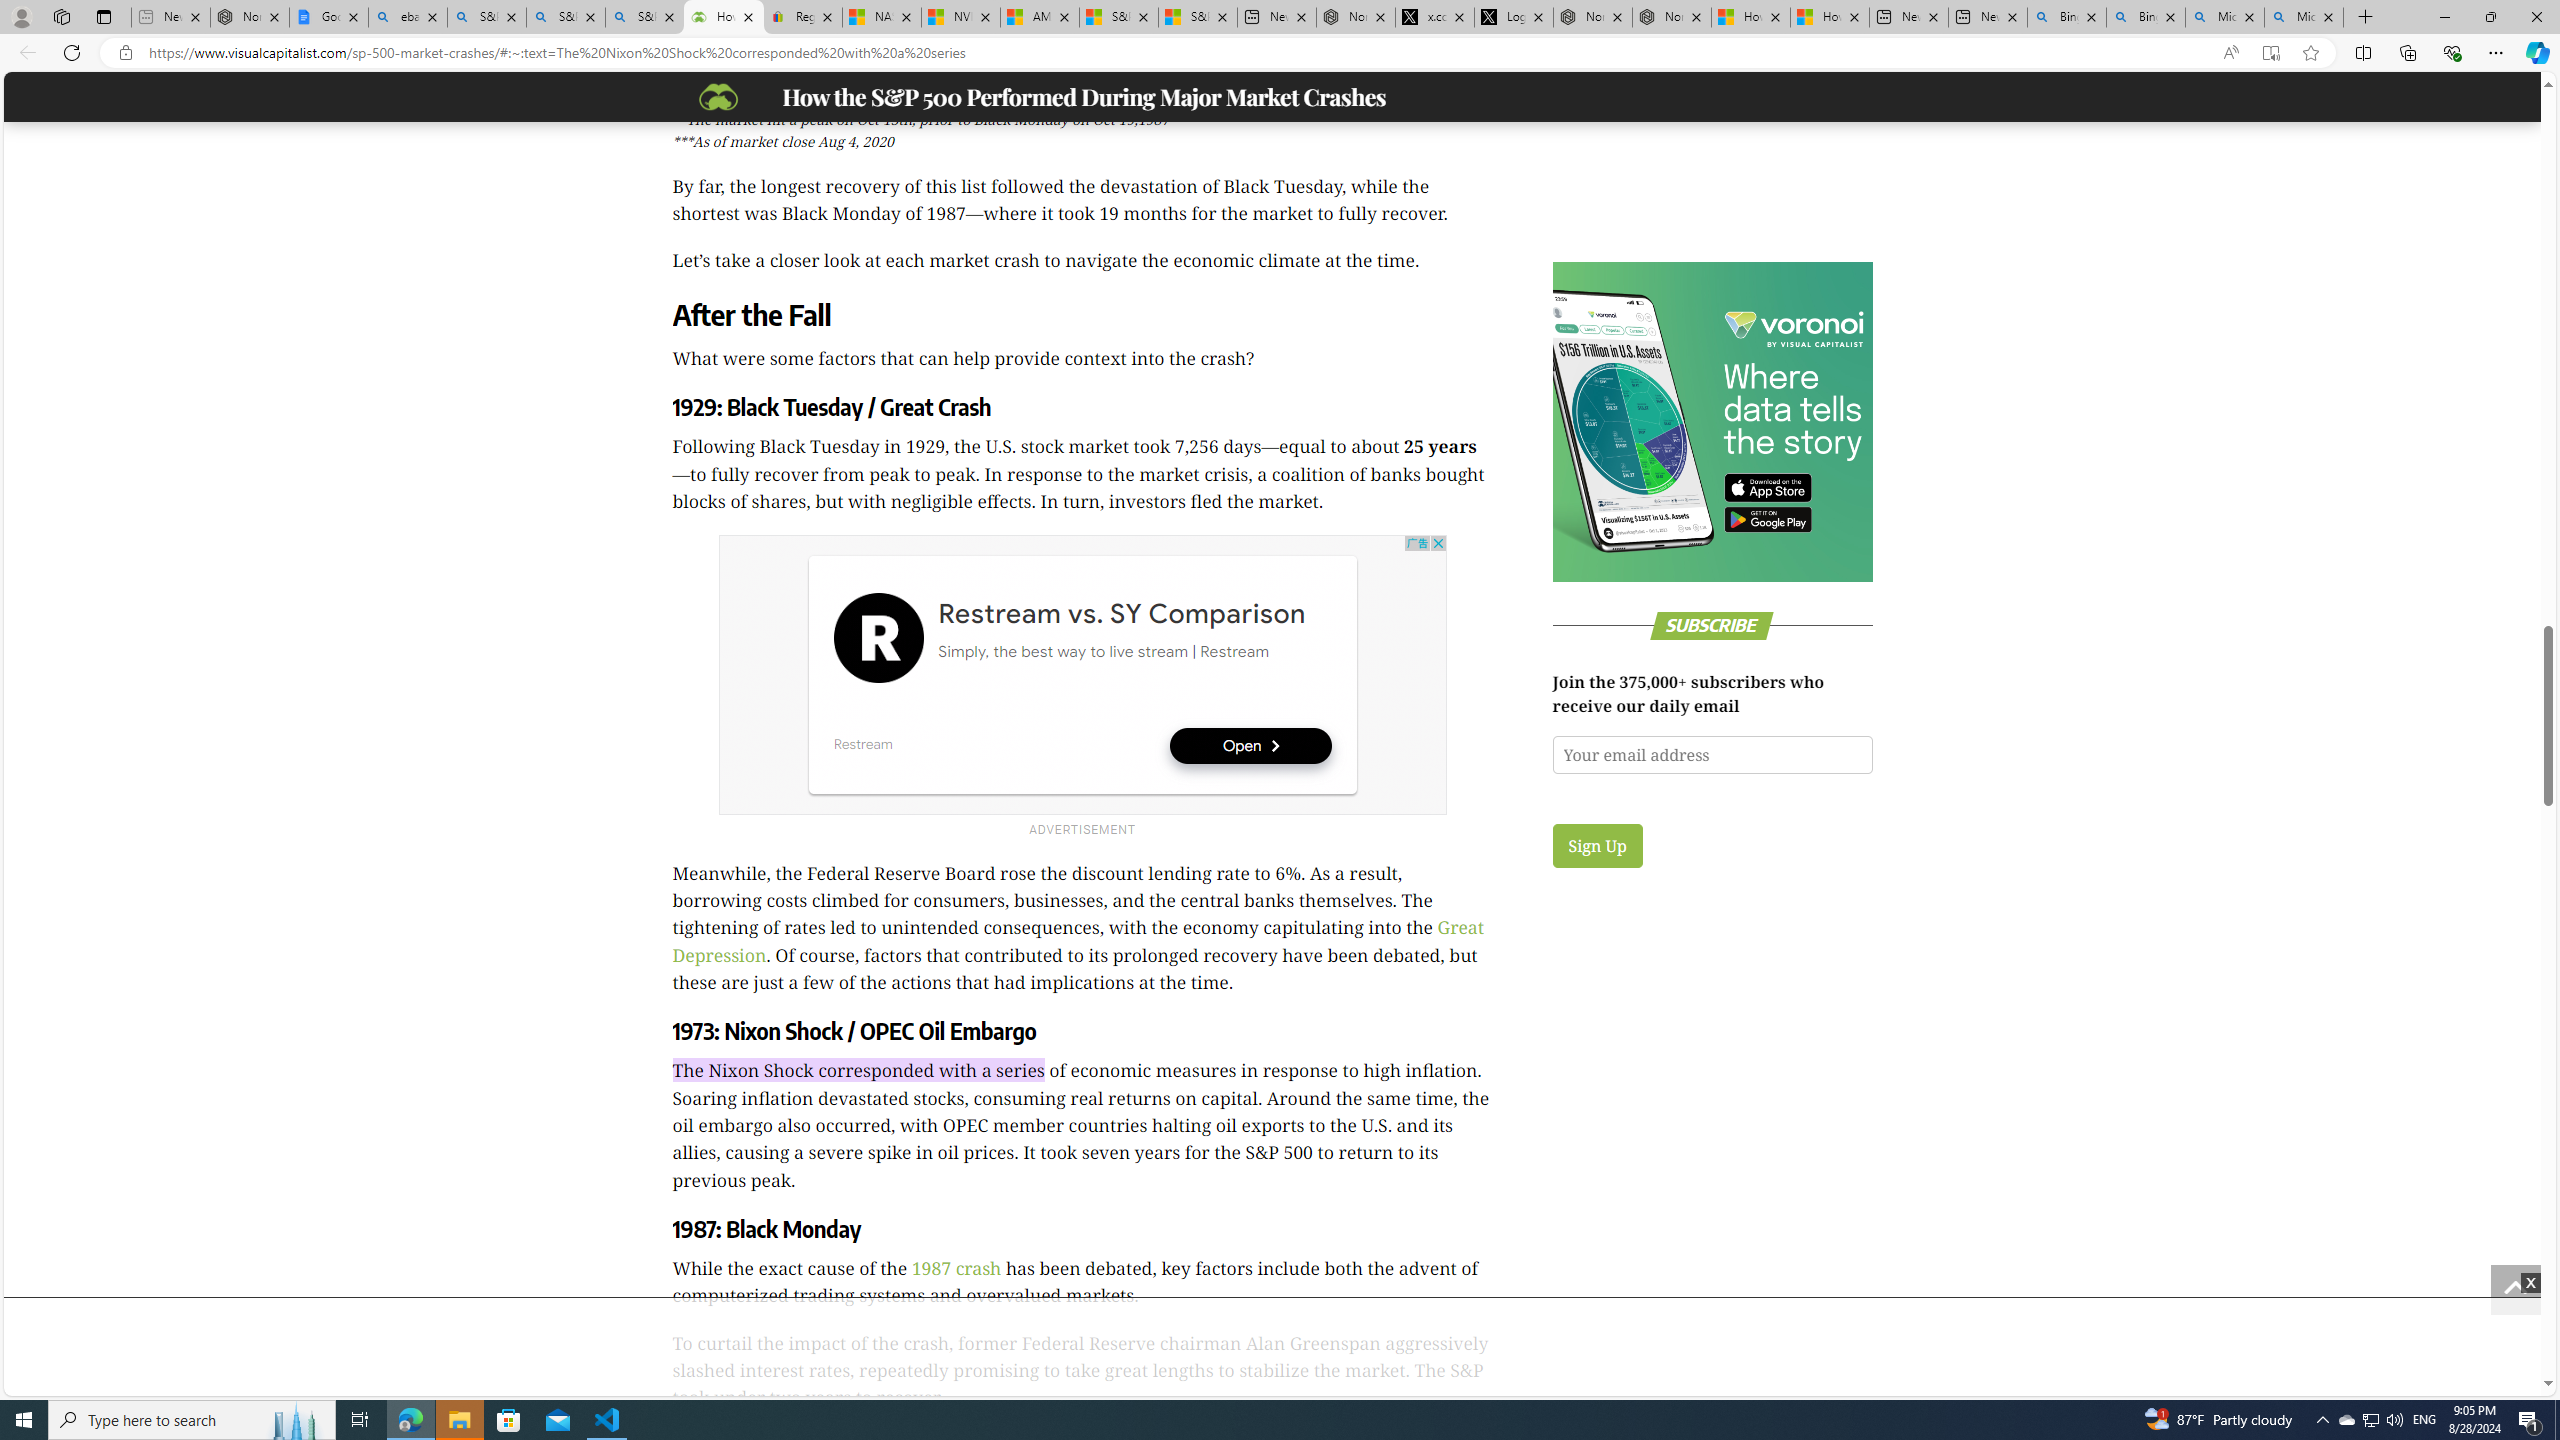 This screenshot has width=2560, height=1440. I want to click on 'Microsoft Bing Timeline - Search', so click(2303, 16).